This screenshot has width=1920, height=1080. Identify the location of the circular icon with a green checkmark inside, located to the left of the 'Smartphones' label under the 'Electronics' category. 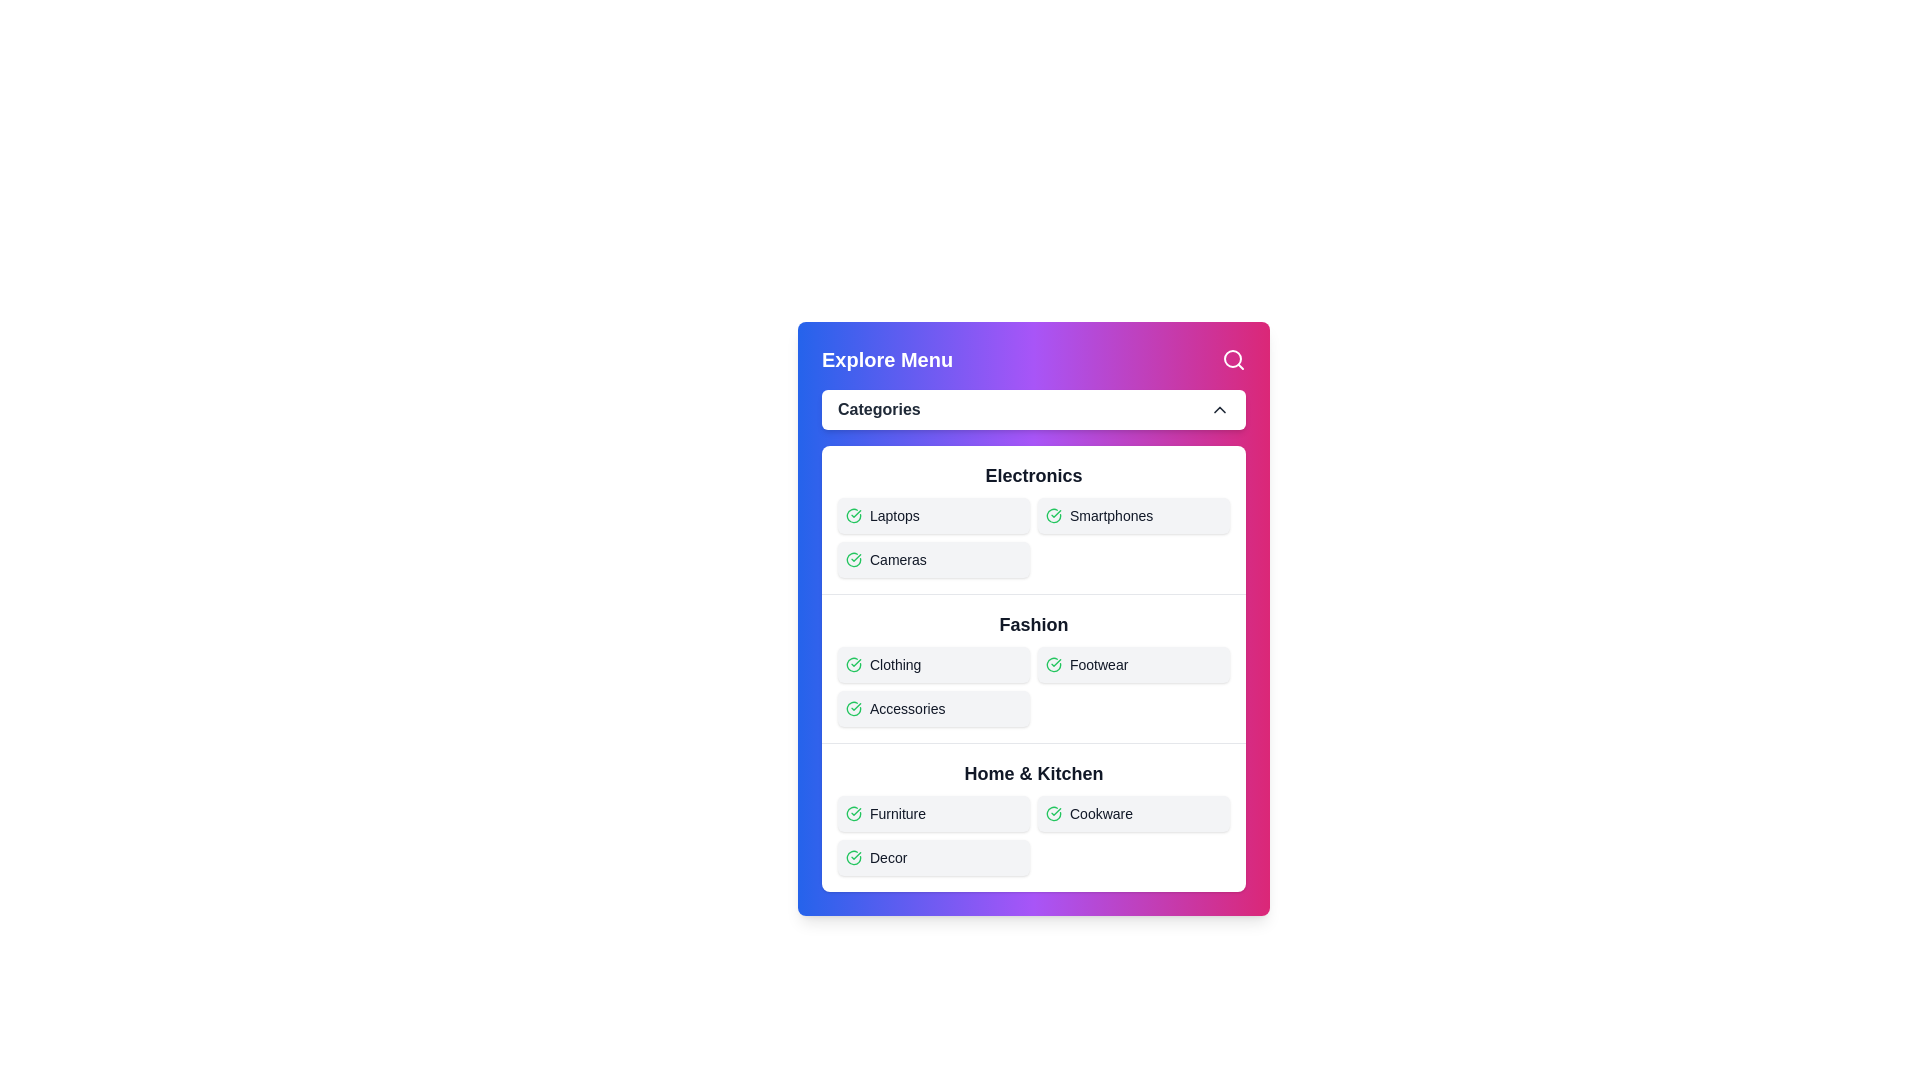
(1053, 515).